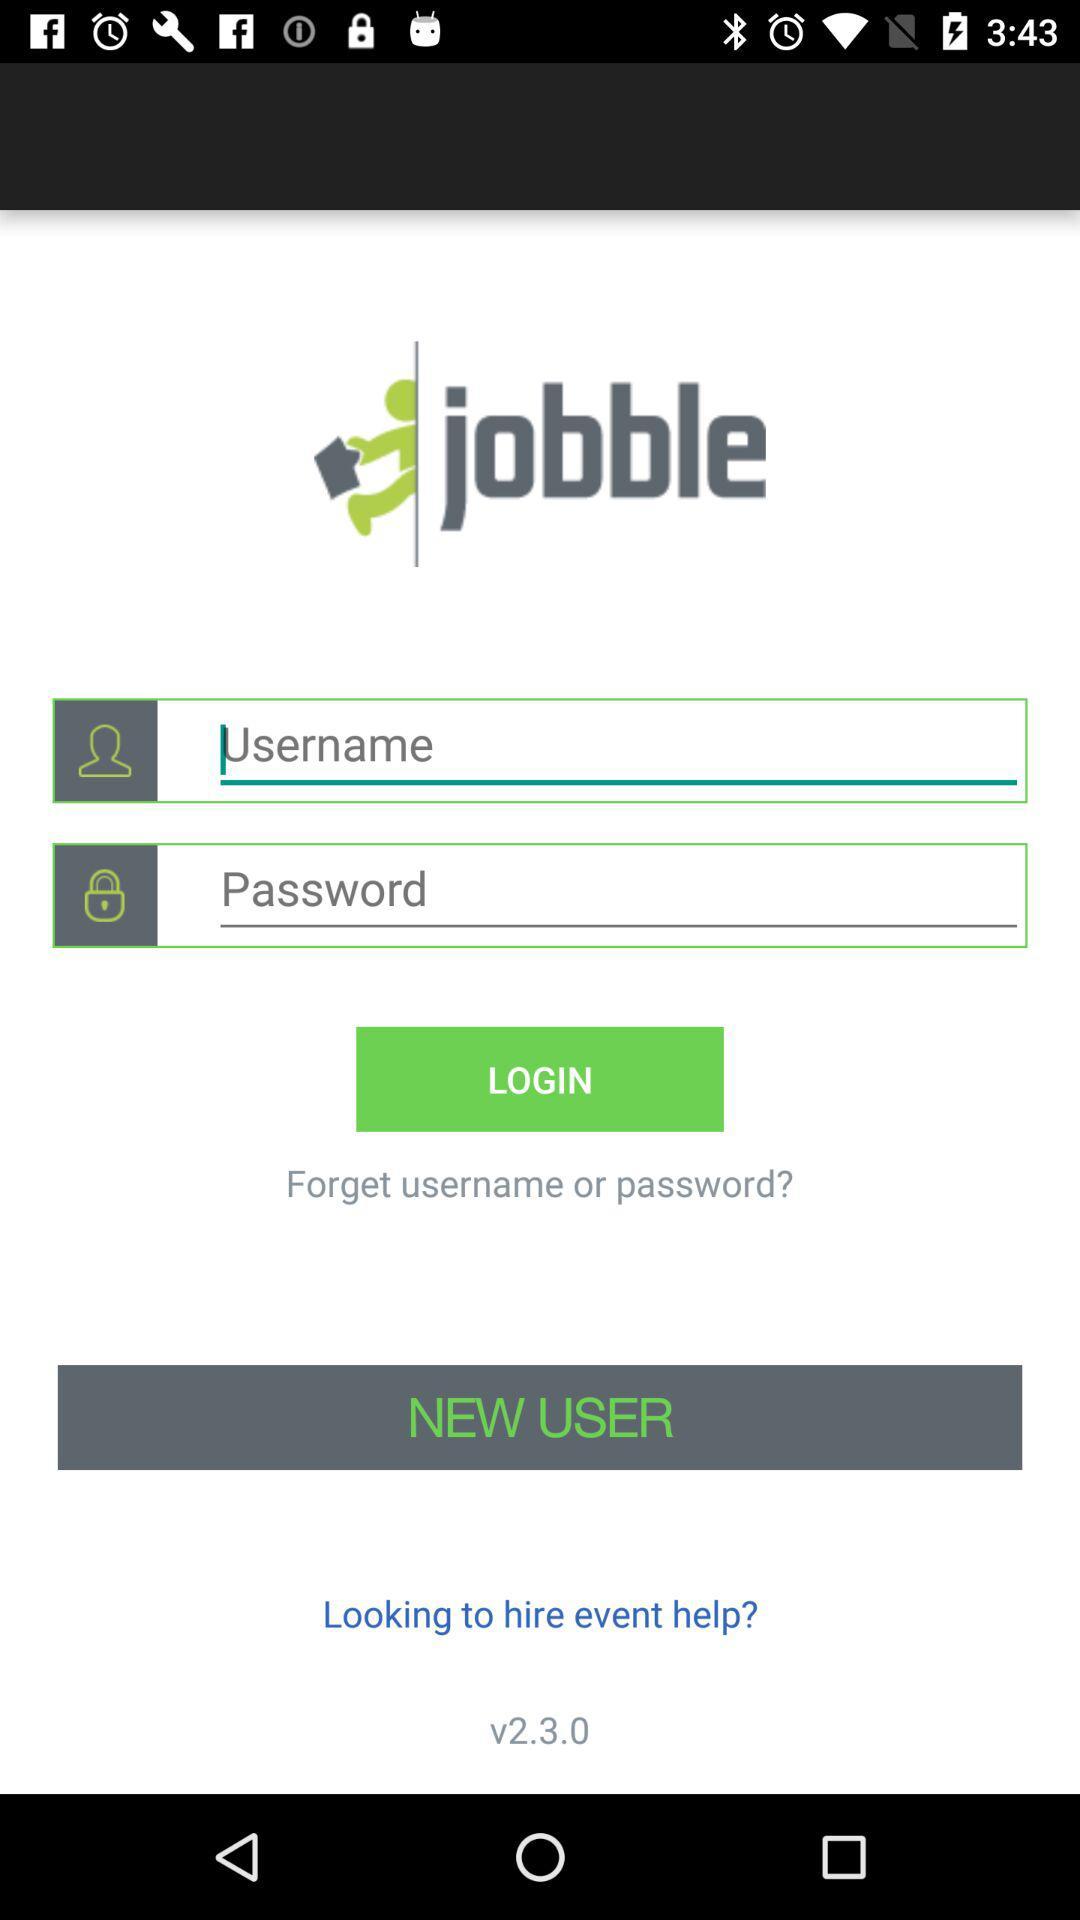 The image size is (1080, 1920). What do you see at coordinates (540, 1078) in the screenshot?
I see `the login icon` at bounding box center [540, 1078].